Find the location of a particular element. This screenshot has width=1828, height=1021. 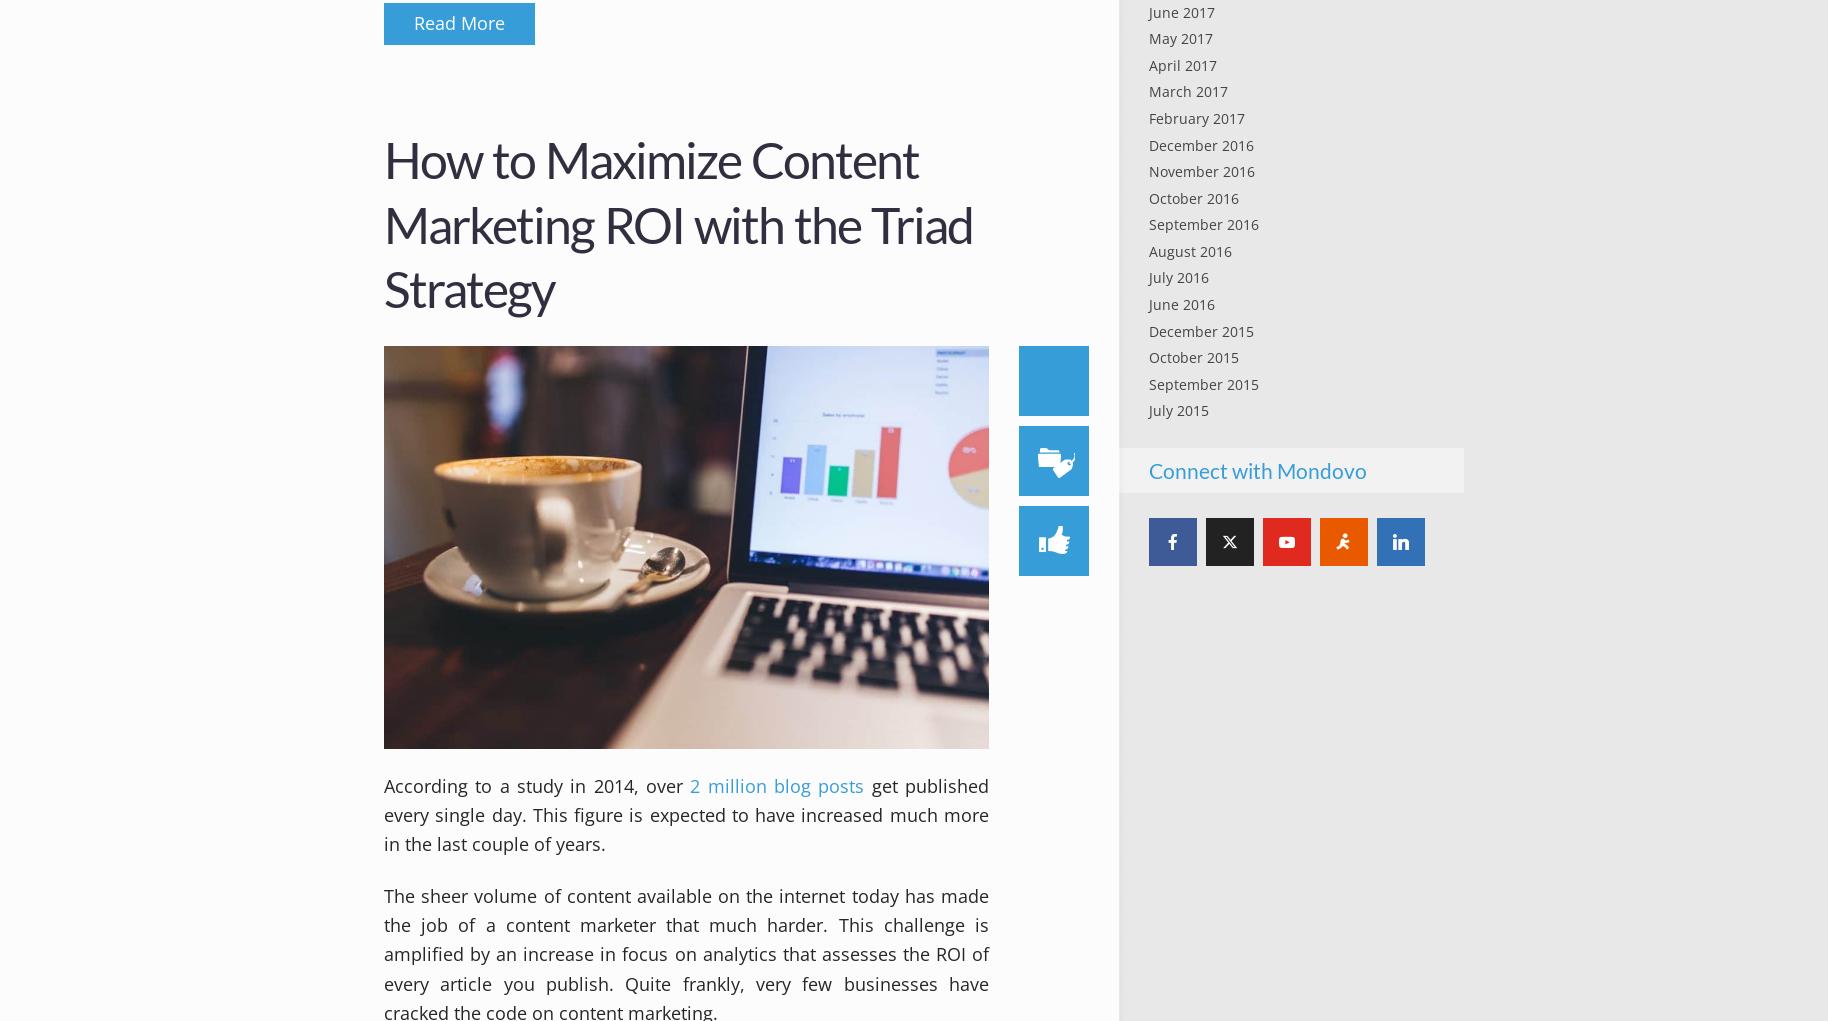

'October 2015' is located at coordinates (1193, 357).